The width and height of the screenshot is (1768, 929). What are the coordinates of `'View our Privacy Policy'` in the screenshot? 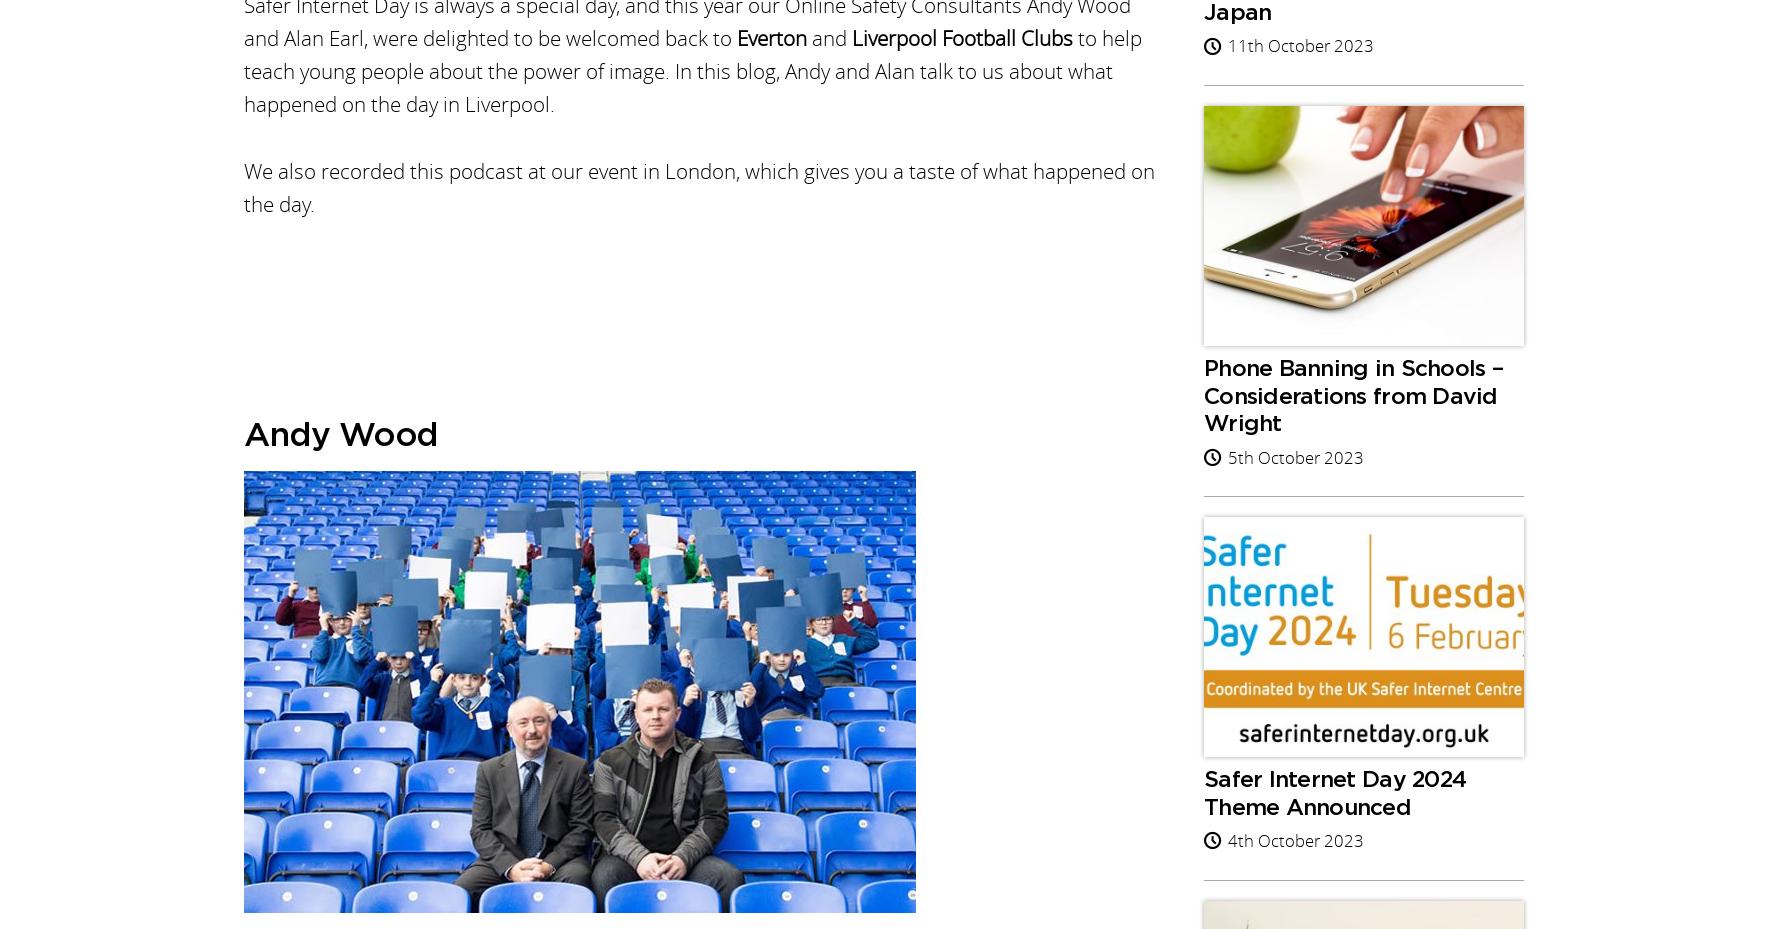 It's located at (877, 64).